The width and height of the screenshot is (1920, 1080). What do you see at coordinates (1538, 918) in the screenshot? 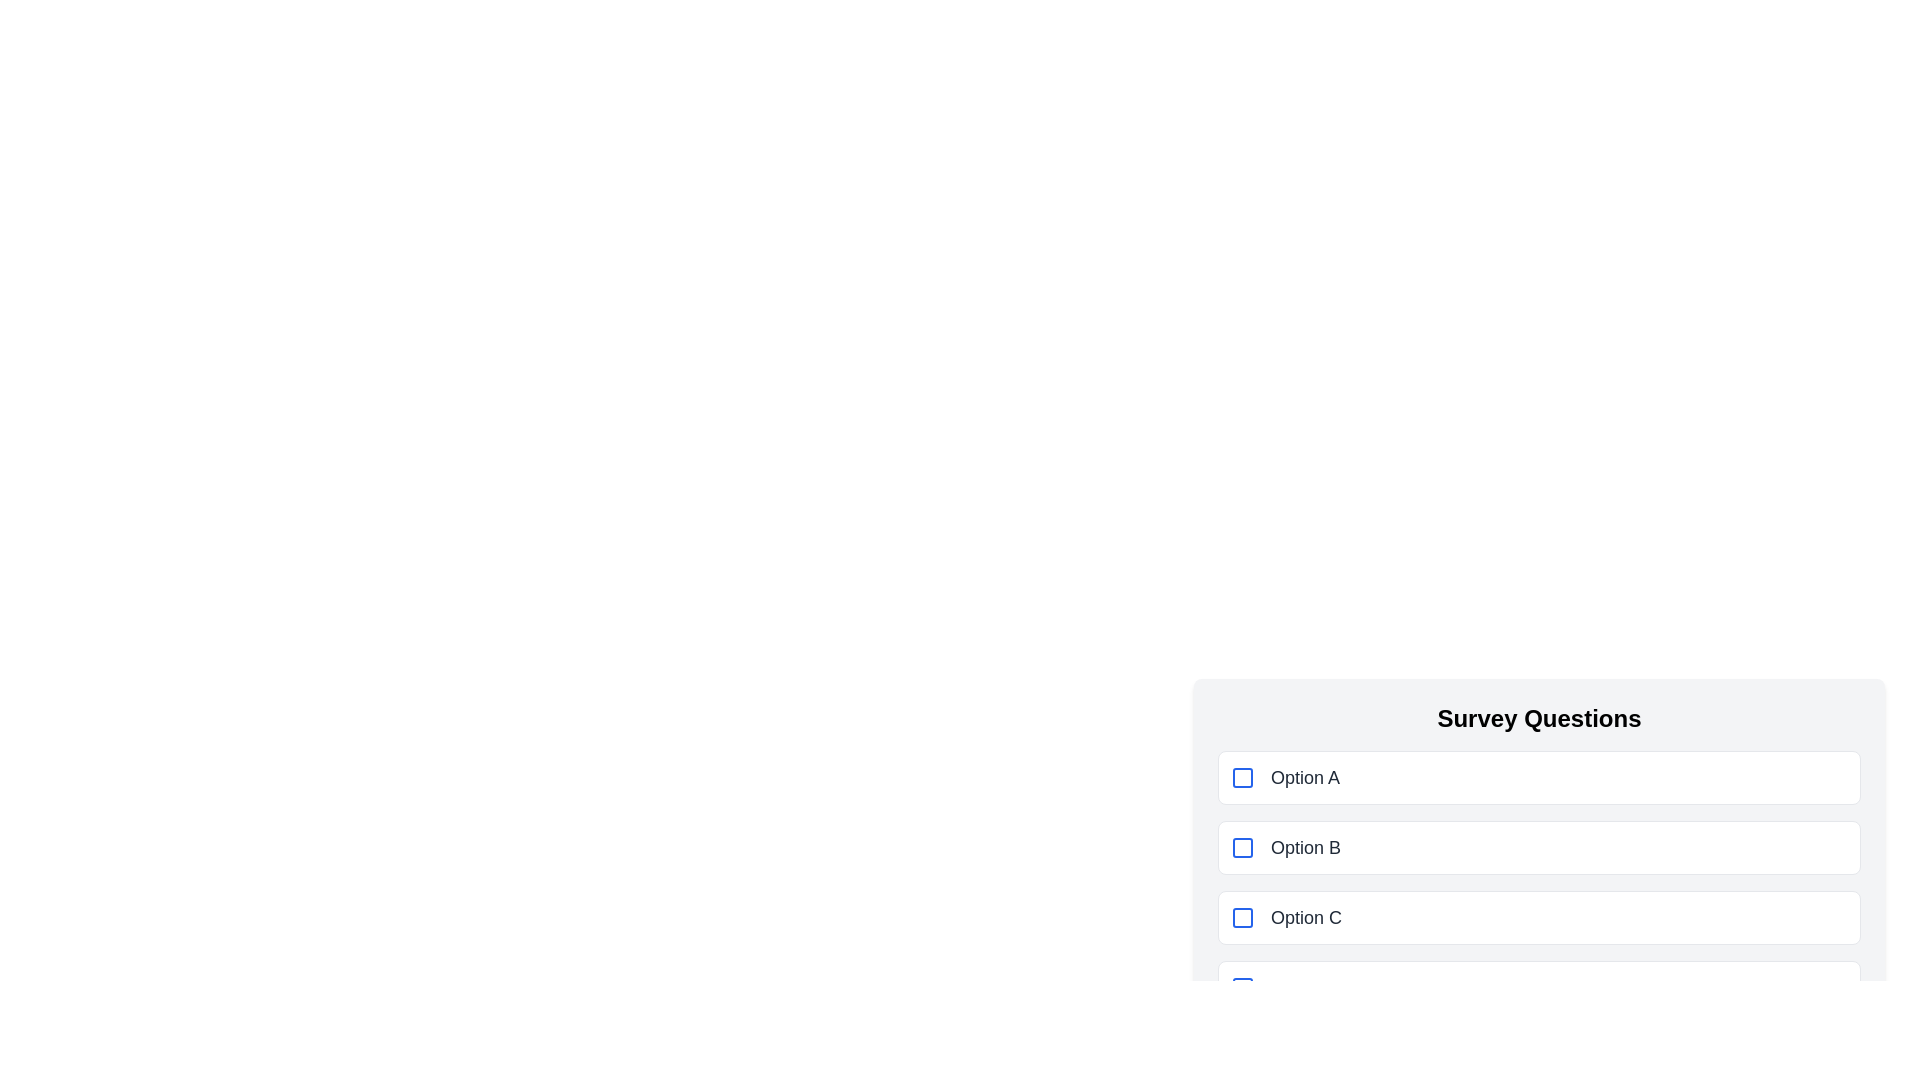
I see `the checkbox for 'Option C'` at bounding box center [1538, 918].